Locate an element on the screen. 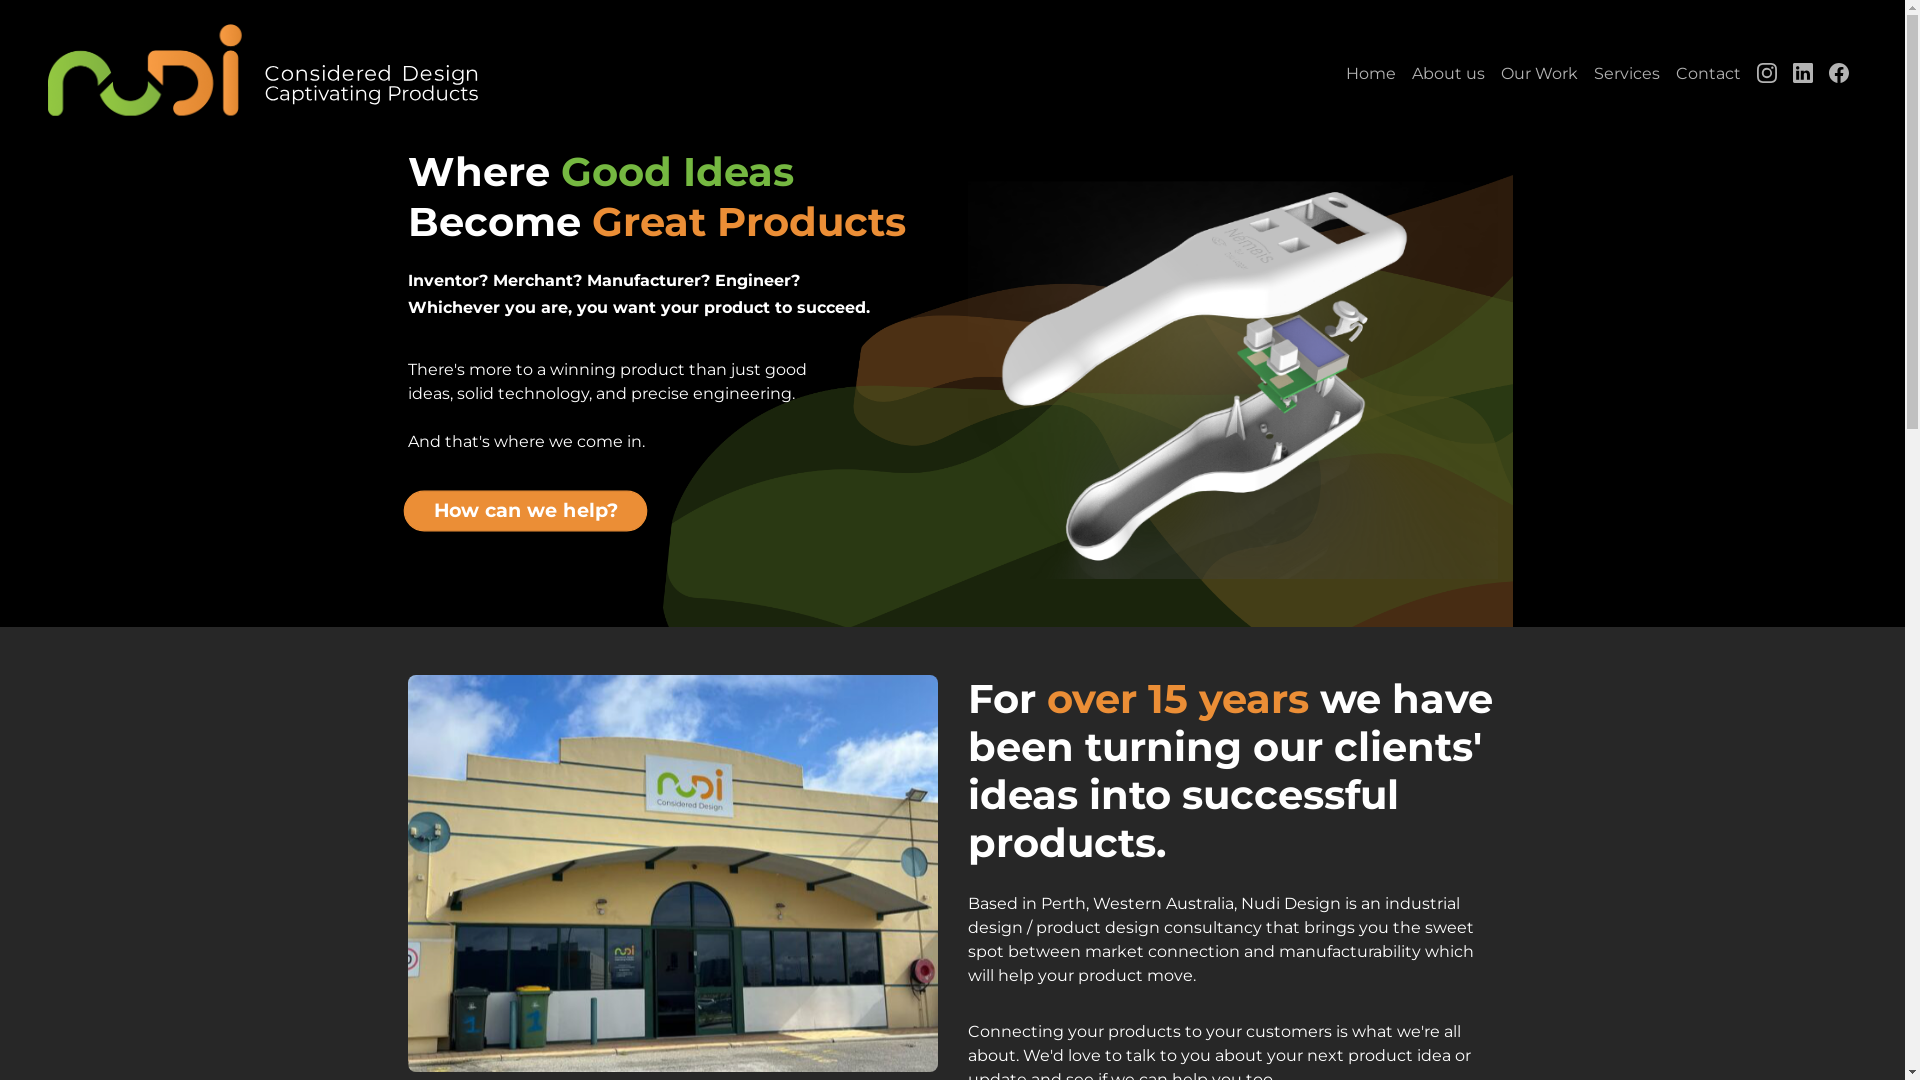 Image resolution: width=1920 pixels, height=1080 pixels. 'Contact' is located at coordinates (1707, 72).